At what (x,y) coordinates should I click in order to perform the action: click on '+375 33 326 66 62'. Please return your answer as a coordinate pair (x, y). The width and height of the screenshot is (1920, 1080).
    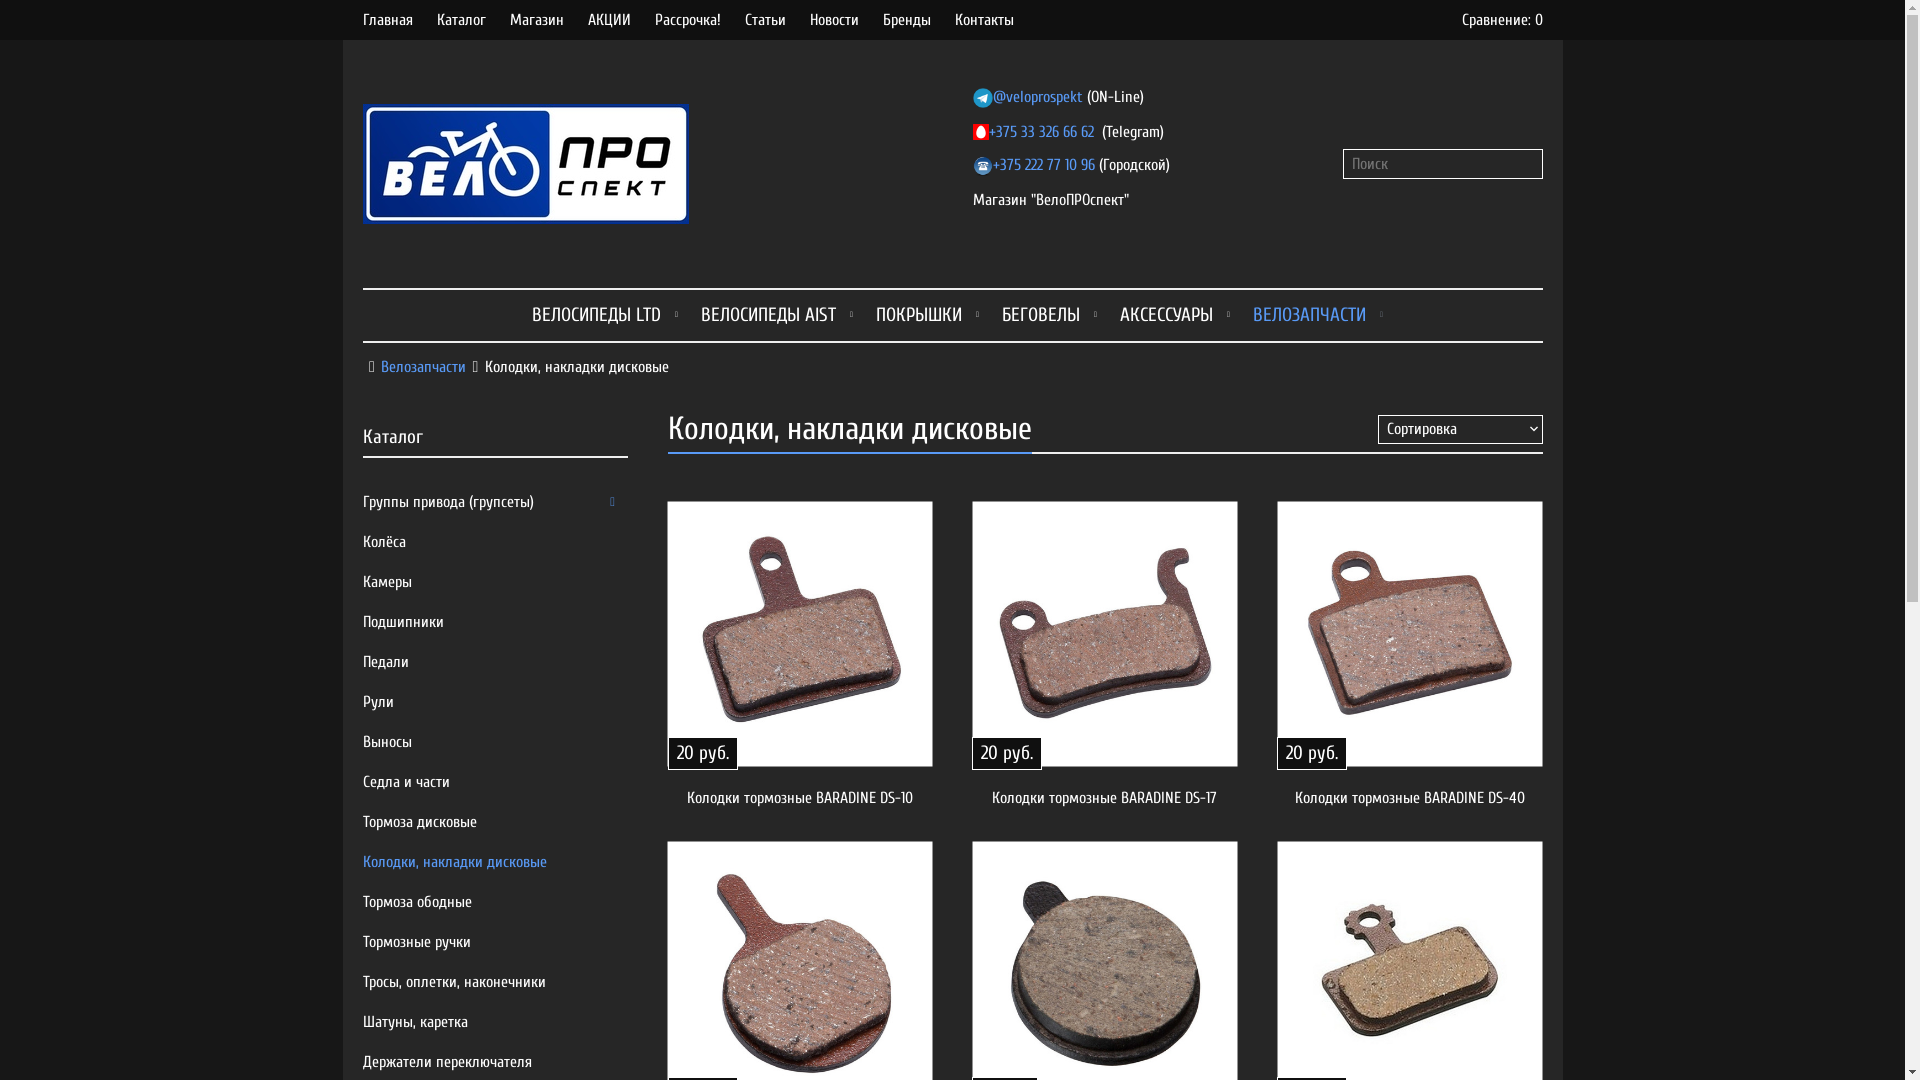
    Looking at the image, I should click on (988, 131).